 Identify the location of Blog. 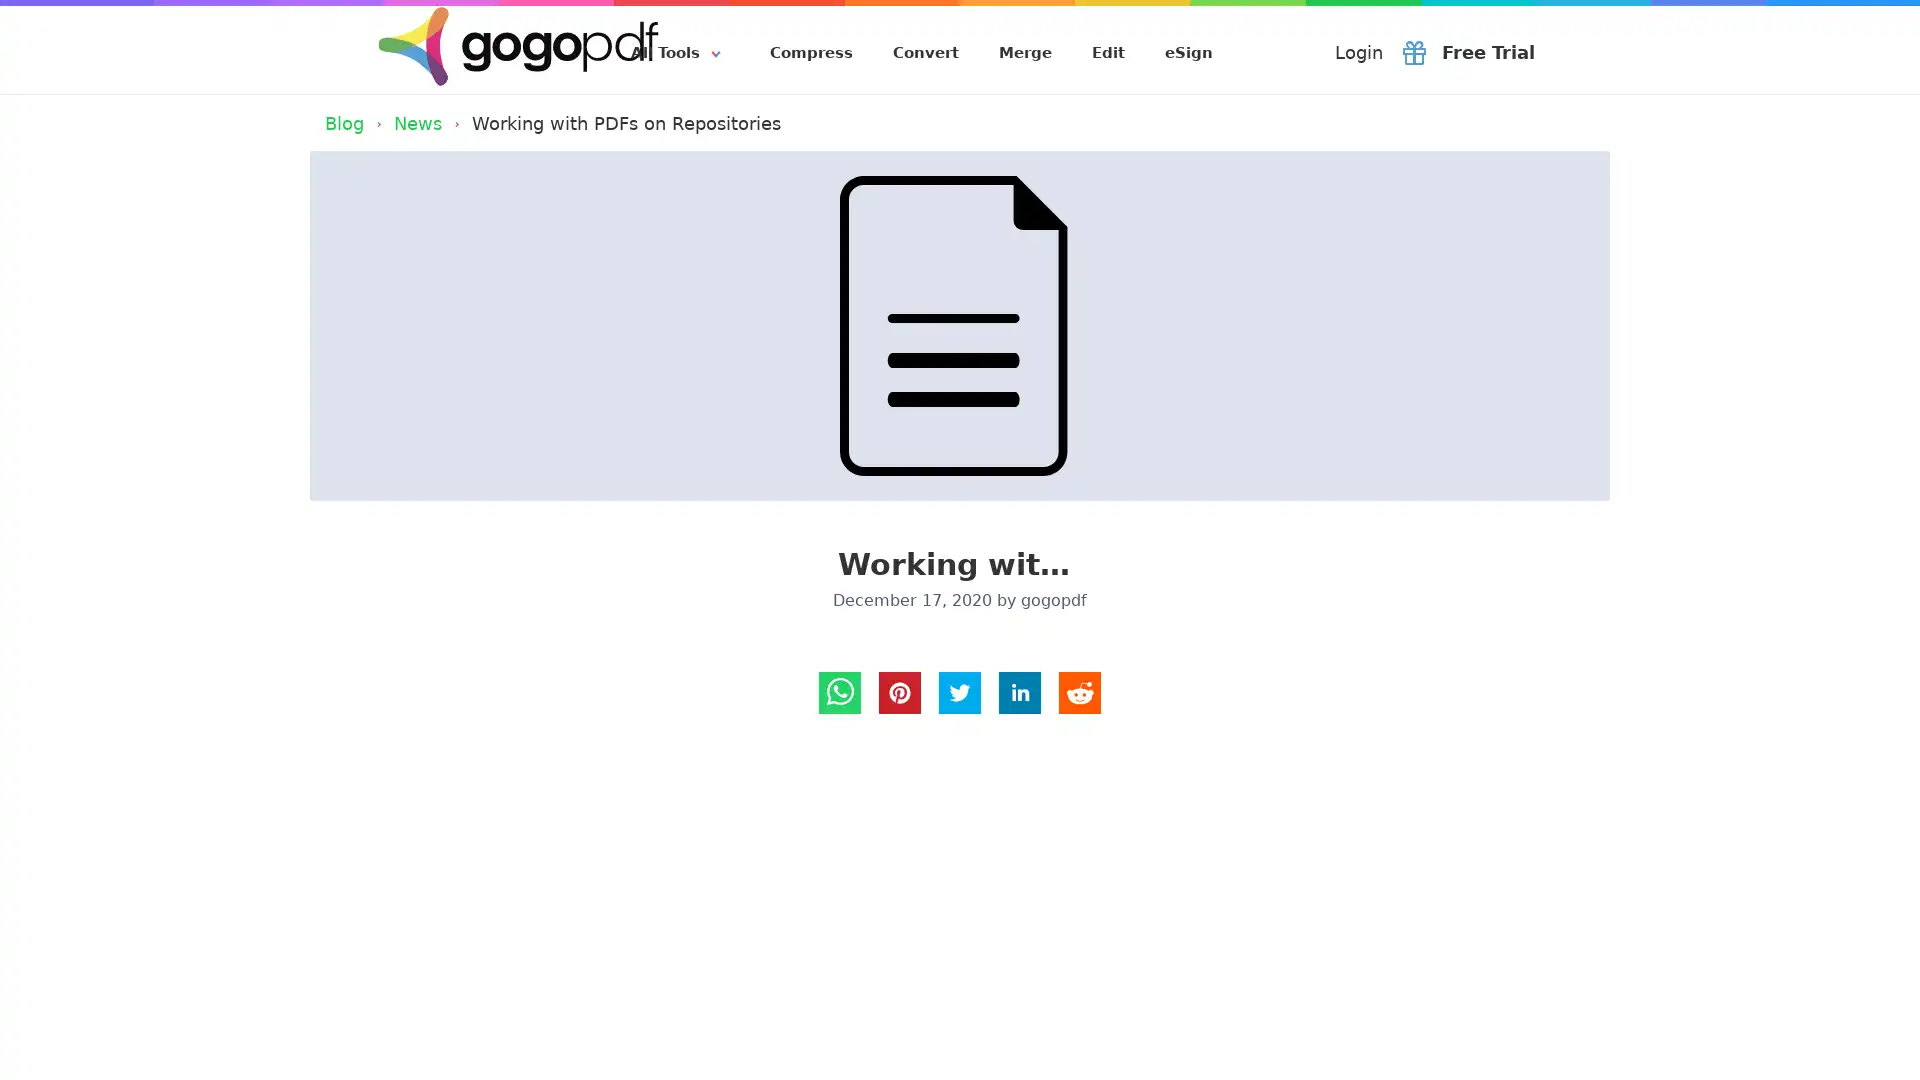
(344, 123).